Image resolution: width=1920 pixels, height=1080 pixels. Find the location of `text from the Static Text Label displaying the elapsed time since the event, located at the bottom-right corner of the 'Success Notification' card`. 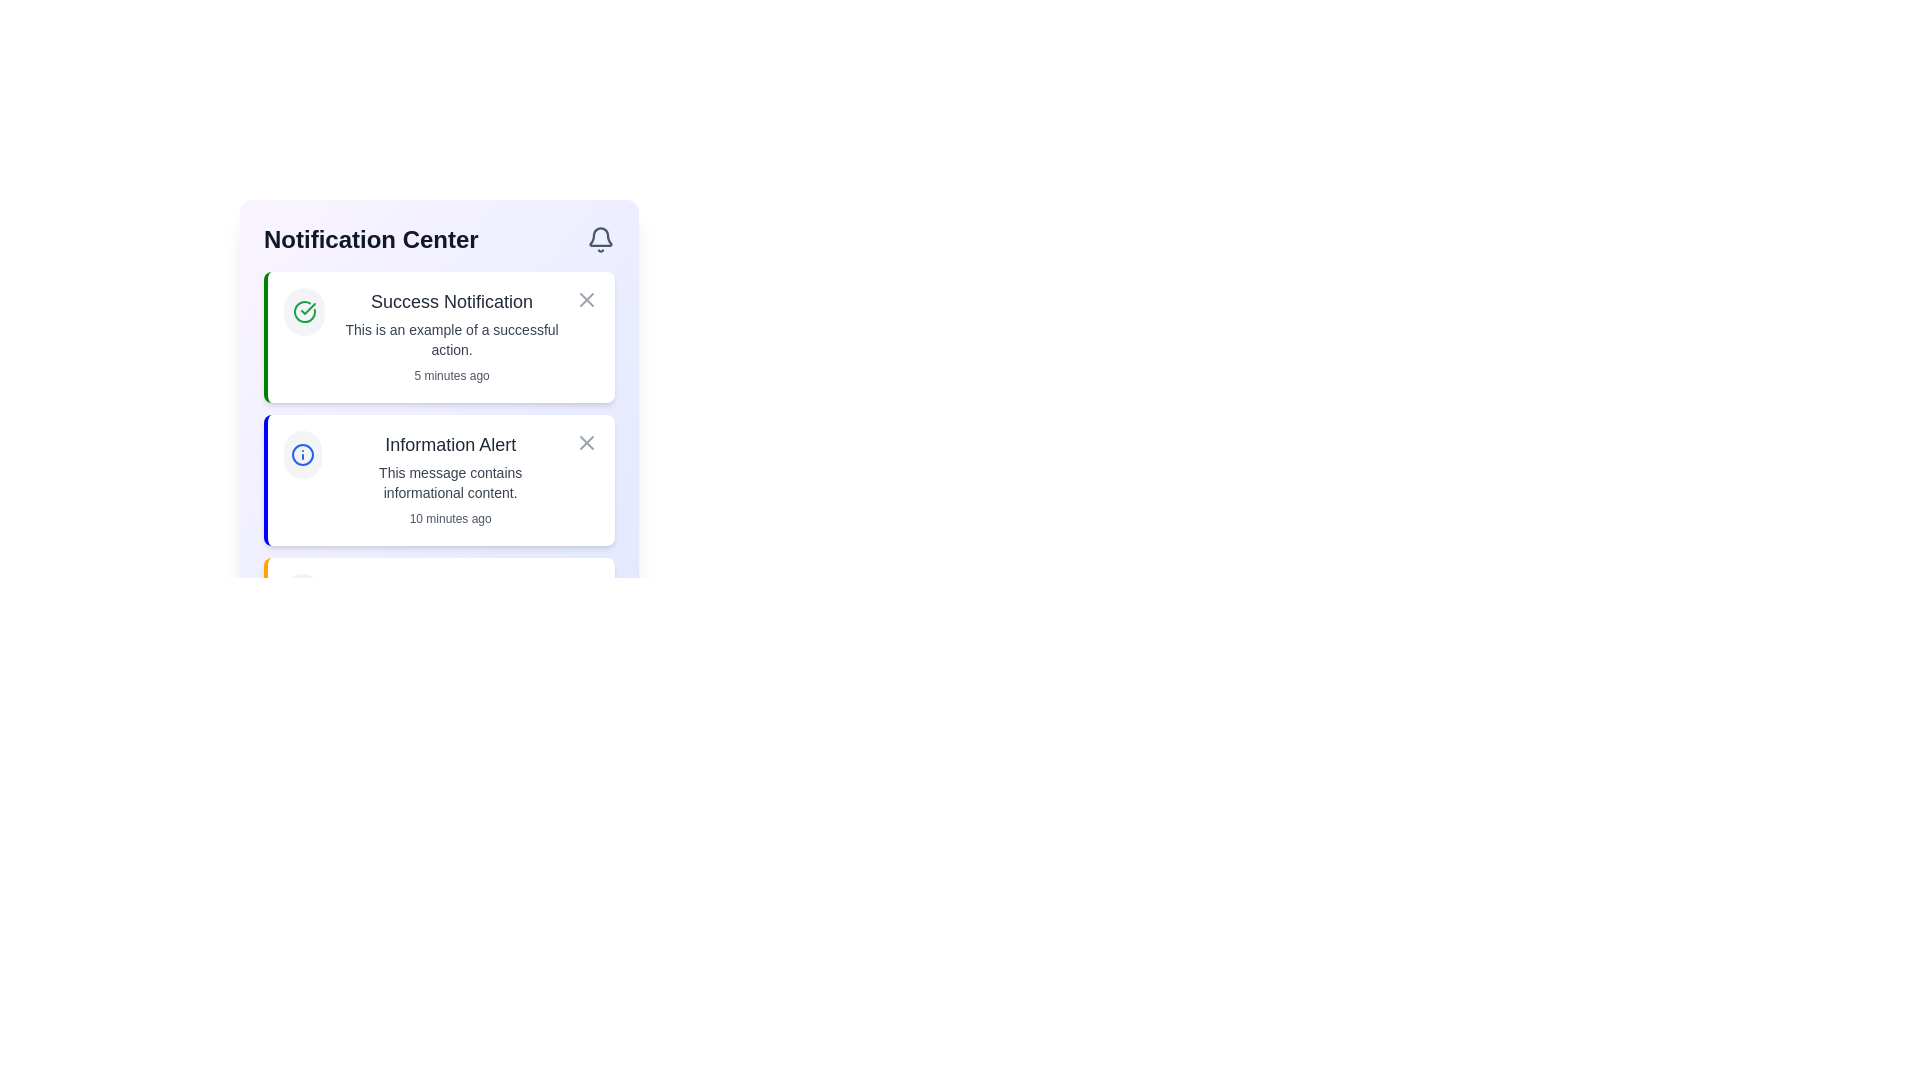

text from the Static Text Label displaying the elapsed time since the event, located at the bottom-right corner of the 'Success Notification' card is located at coordinates (451, 375).